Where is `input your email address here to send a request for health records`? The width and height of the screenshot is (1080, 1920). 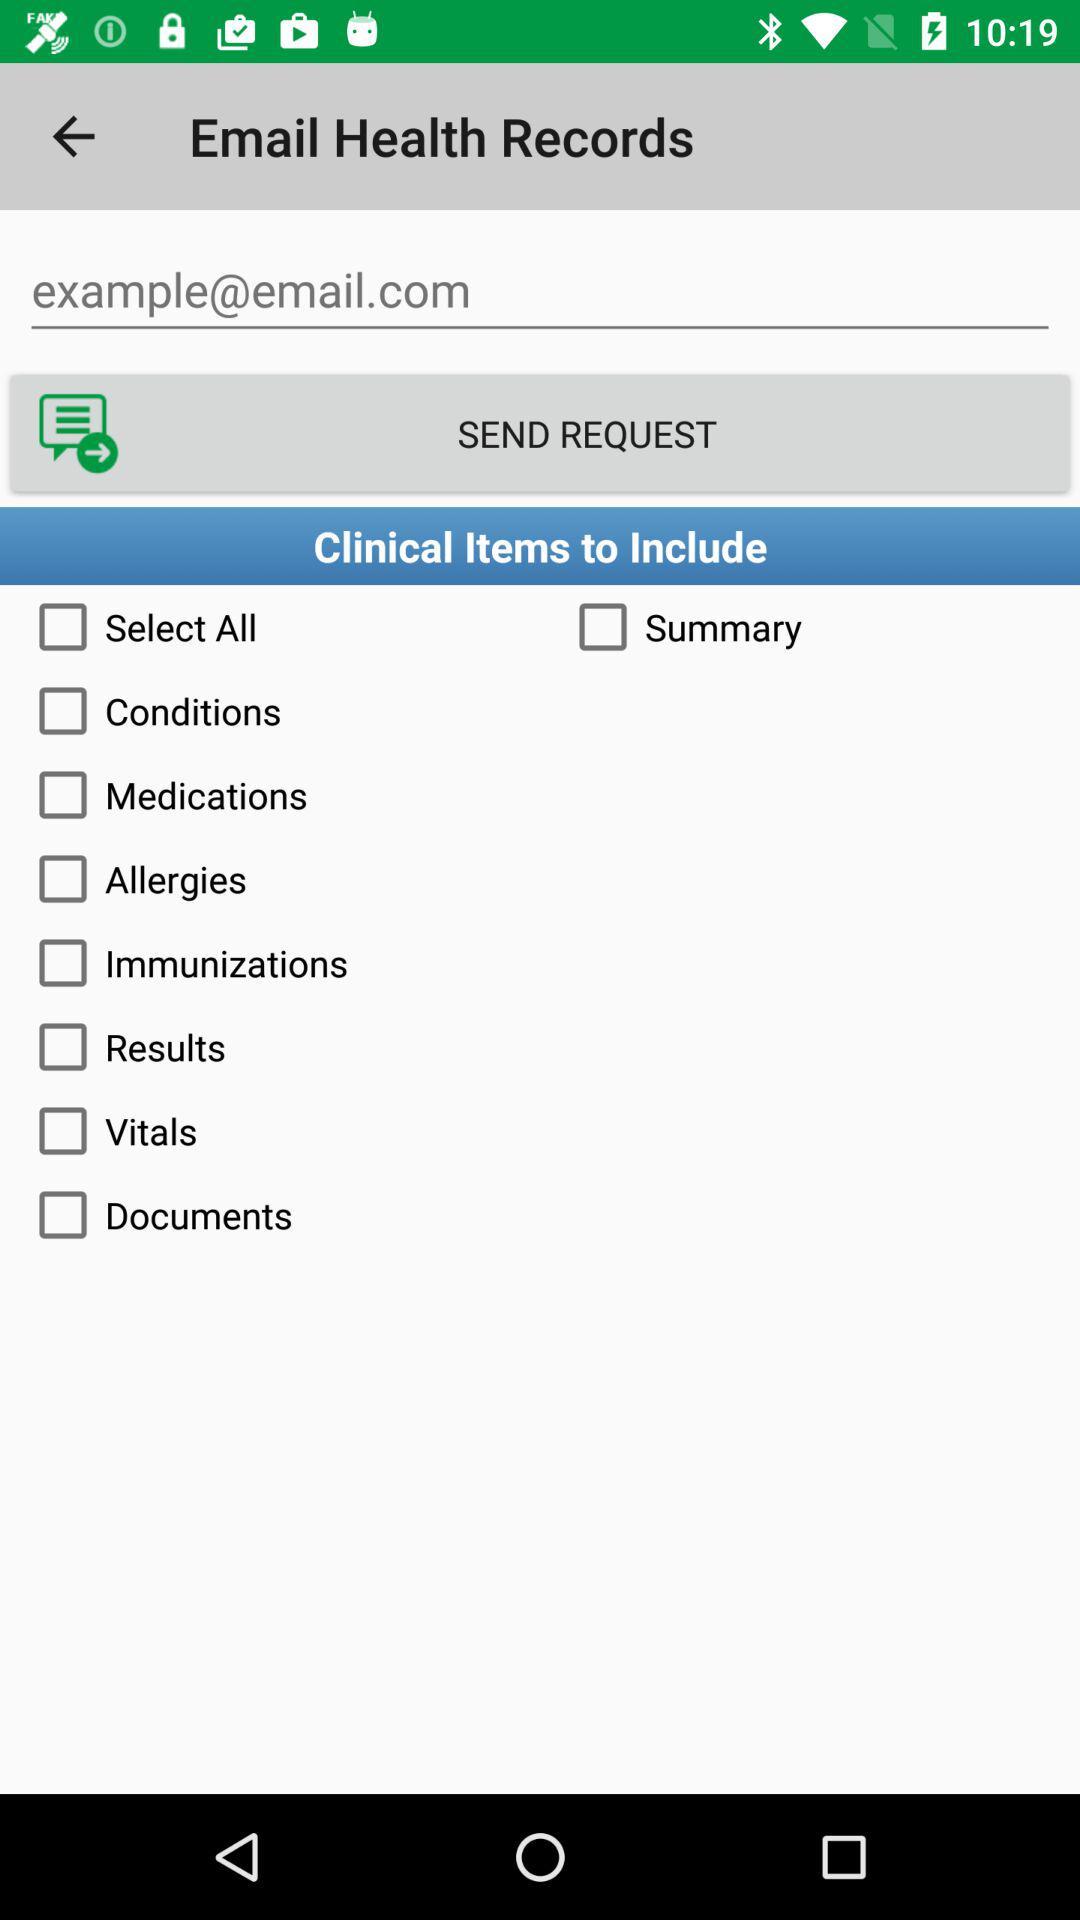
input your email address here to send a request for health records is located at coordinates (540, 289).